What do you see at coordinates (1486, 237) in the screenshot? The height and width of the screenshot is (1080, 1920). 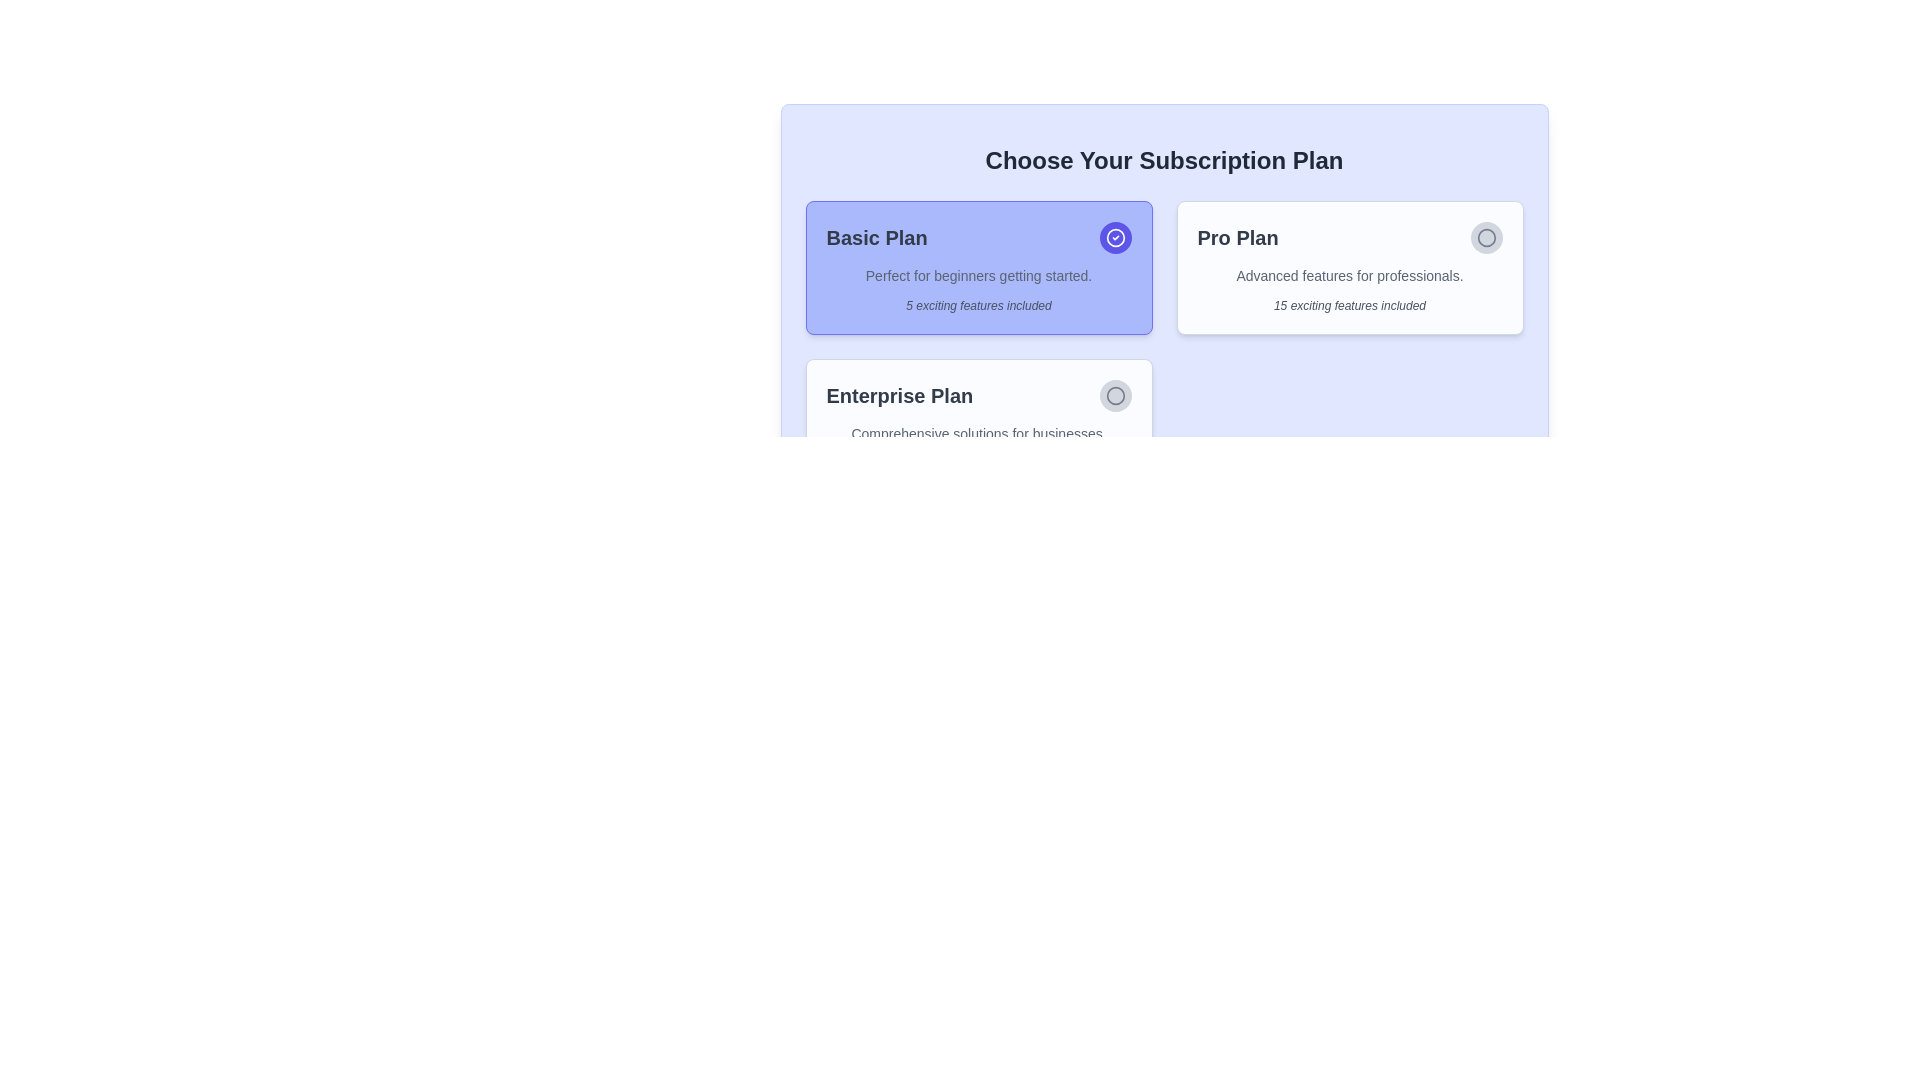 I see `the circular SVG icon with a gray stroke, located in the top-right of the 'Pro Plan' section in the subscription selection interface` at bounding box center [1486, 237].